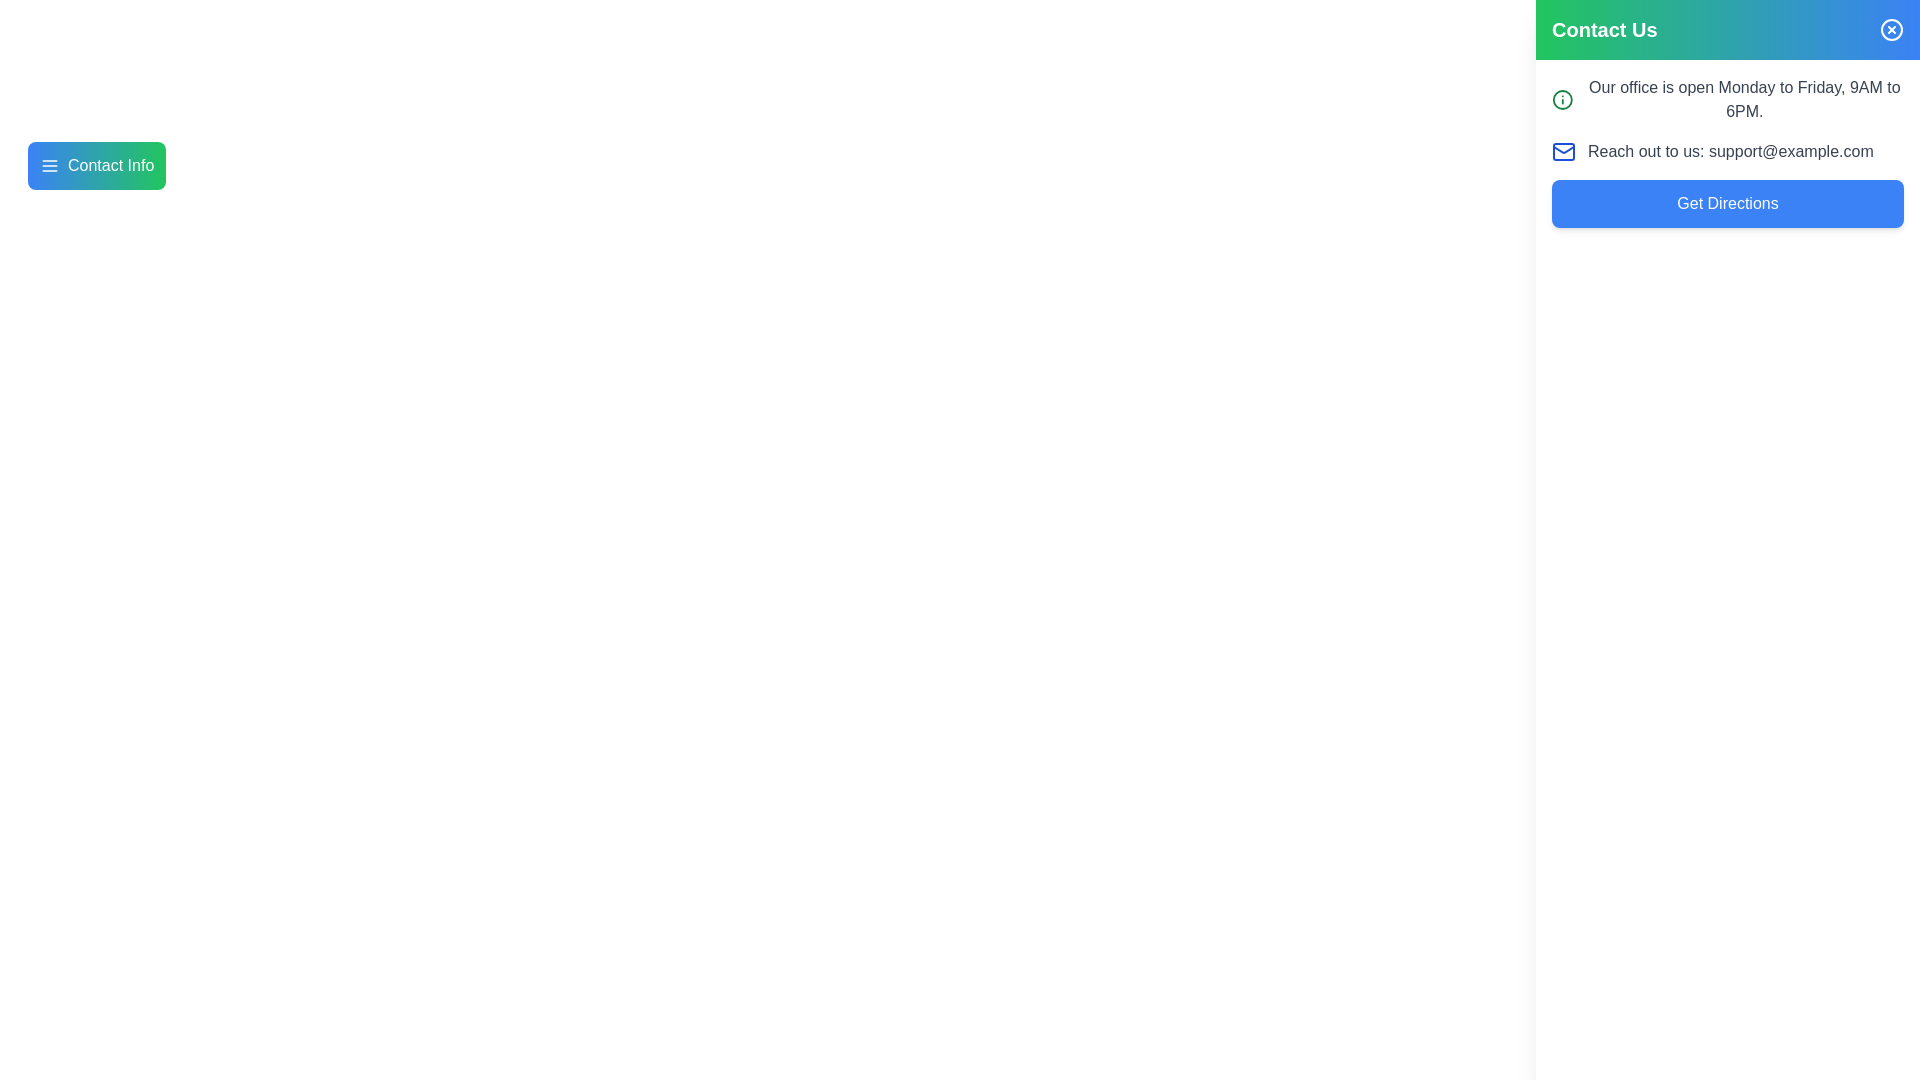 The width and height of the screenshot is (1920, 1080). I want to click on the bold 'Contact Us' text label located in the upper-right corner of the header with a green-to-blue gradient background, so click(1604, 30).